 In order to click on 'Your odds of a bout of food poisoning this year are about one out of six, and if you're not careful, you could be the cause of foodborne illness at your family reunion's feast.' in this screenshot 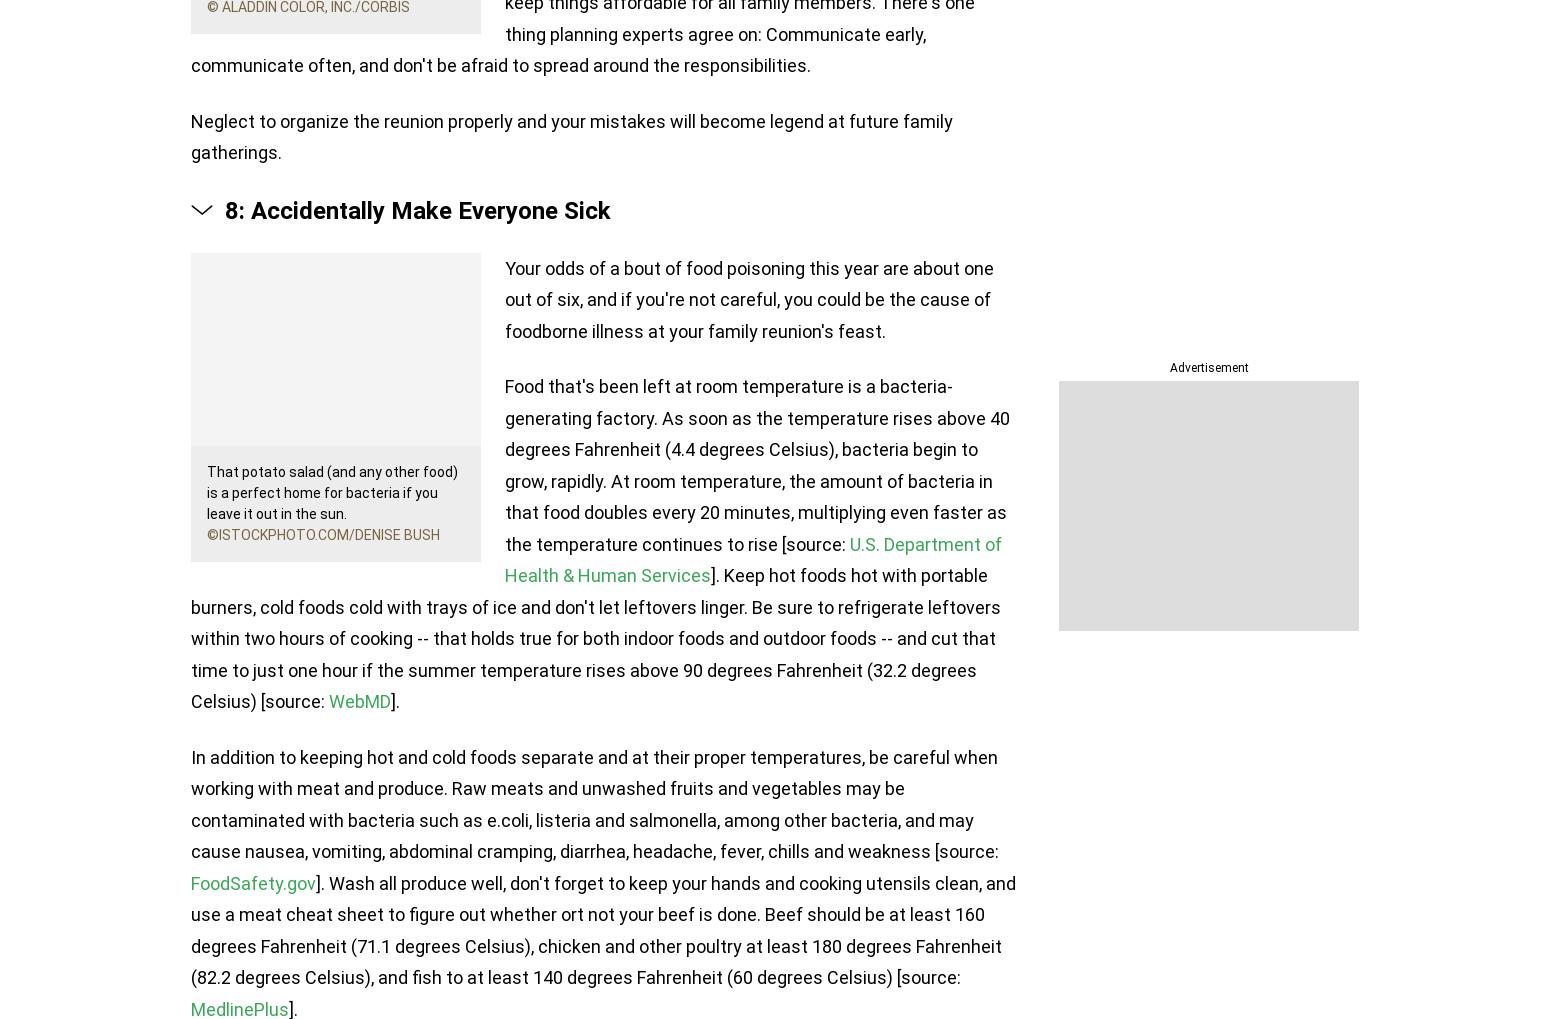, I will do `click(749, 297)`.